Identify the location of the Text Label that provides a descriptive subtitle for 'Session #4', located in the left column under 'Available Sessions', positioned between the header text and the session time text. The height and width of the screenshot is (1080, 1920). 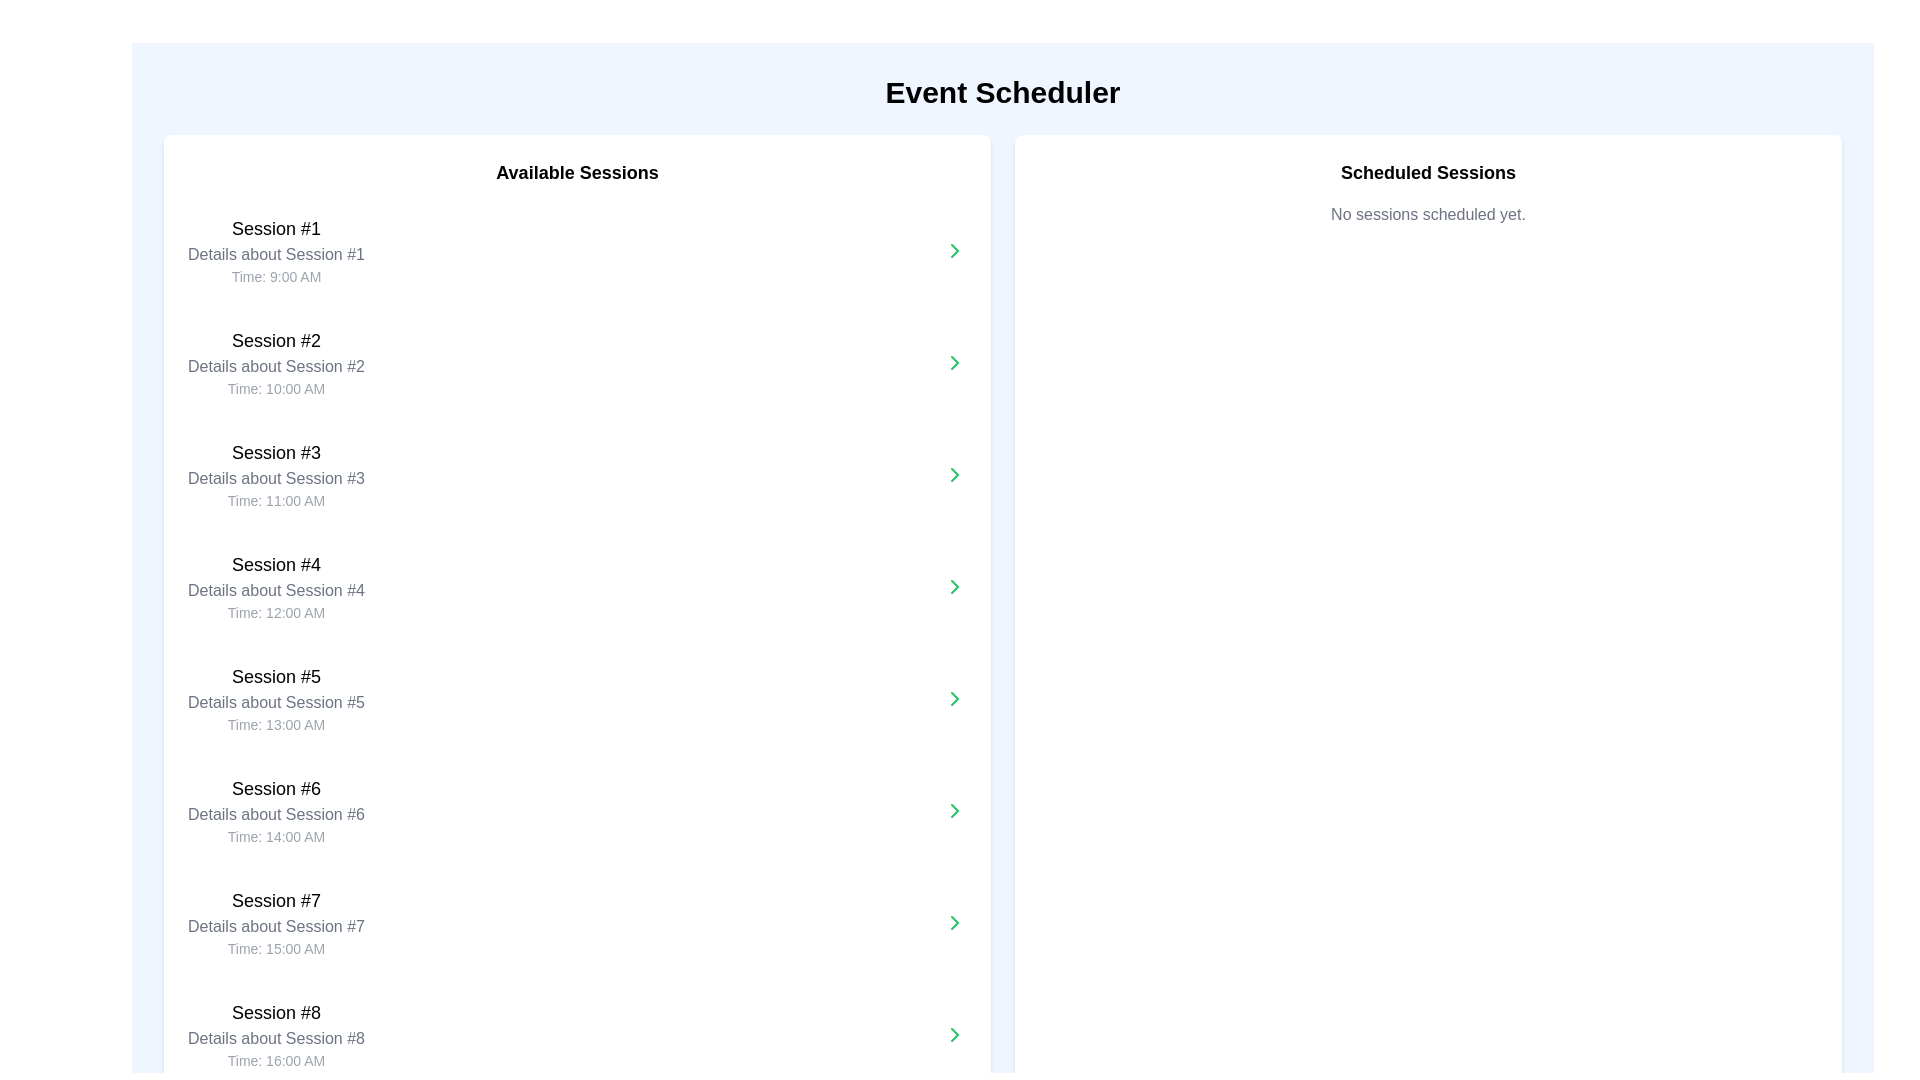
(275, 589).